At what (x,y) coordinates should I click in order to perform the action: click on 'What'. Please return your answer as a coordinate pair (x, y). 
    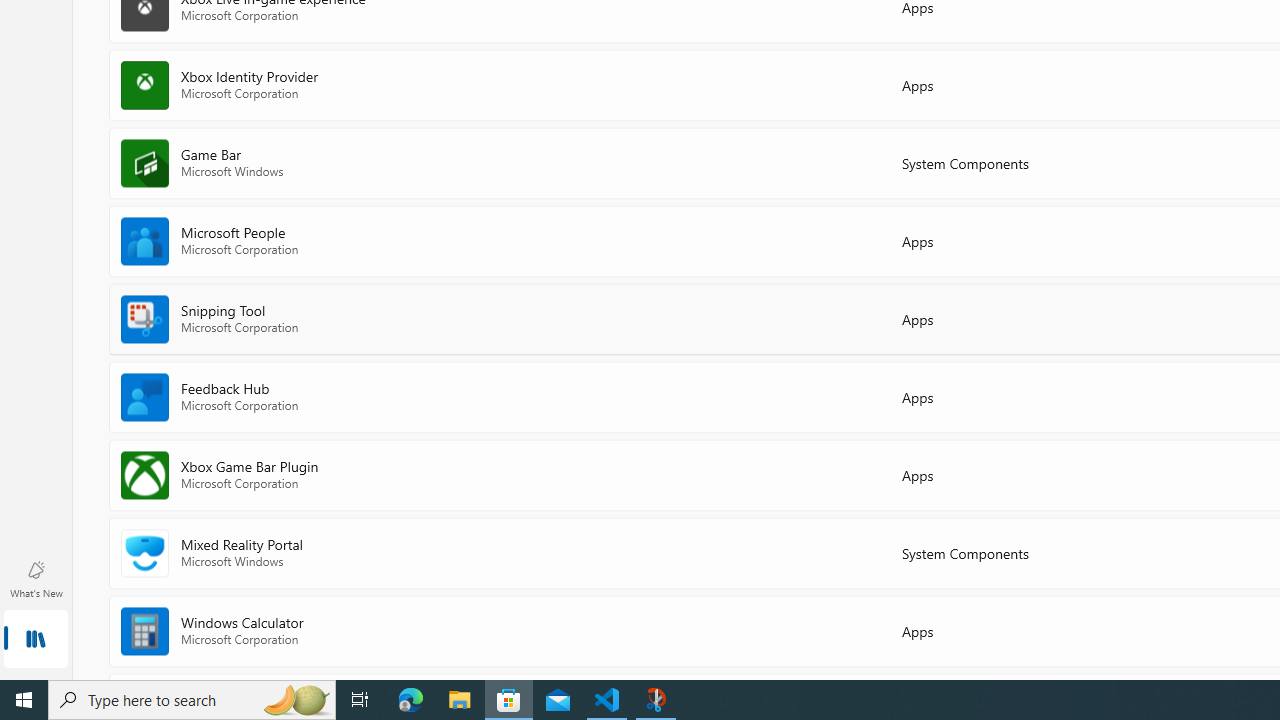
    Looking at the image, I should click on (35, 578).